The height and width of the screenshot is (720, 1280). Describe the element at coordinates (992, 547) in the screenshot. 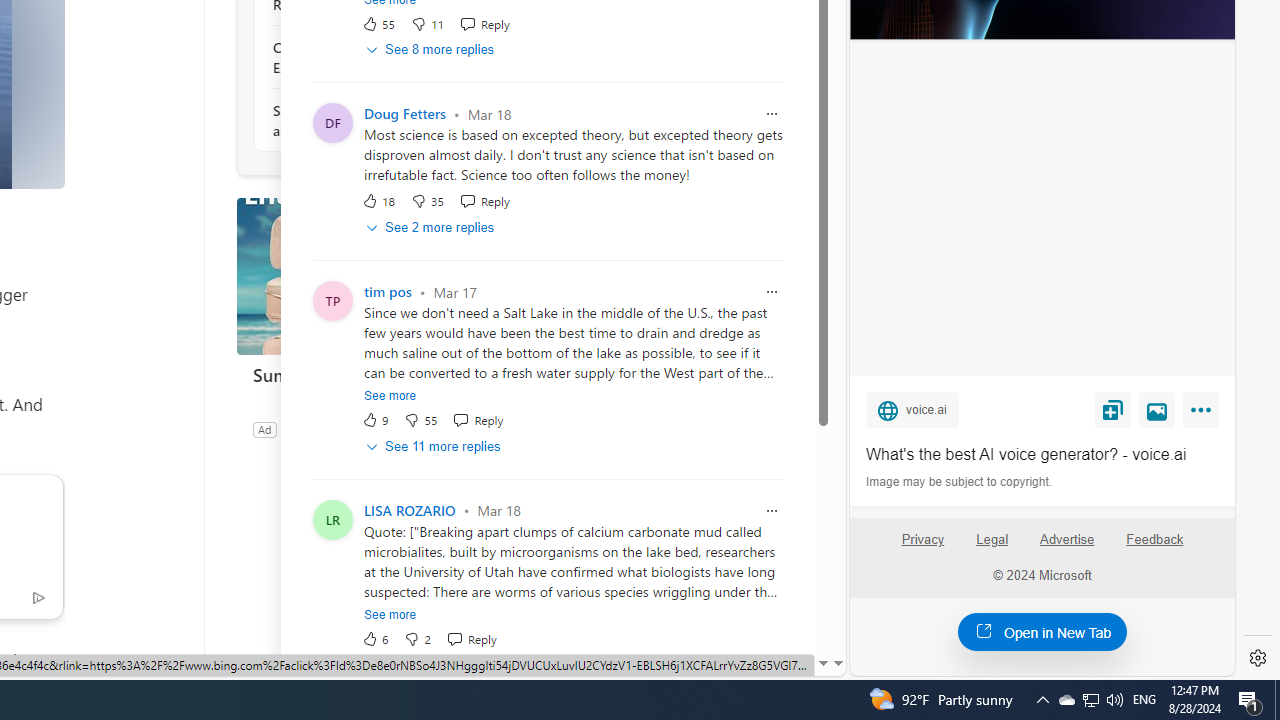

I see `'Legal'` at that location.